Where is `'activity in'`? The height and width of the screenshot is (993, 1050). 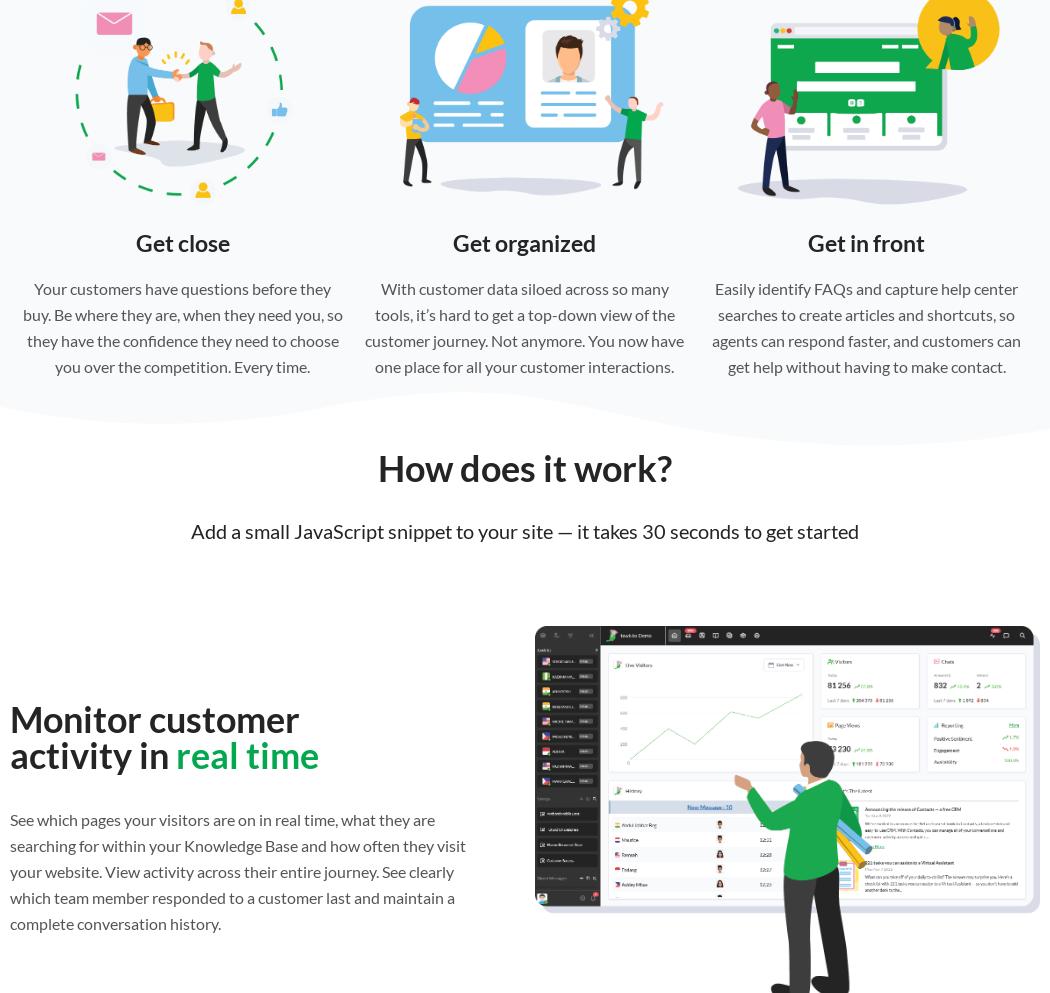 'activity in' is located at coordinates (93, 753).